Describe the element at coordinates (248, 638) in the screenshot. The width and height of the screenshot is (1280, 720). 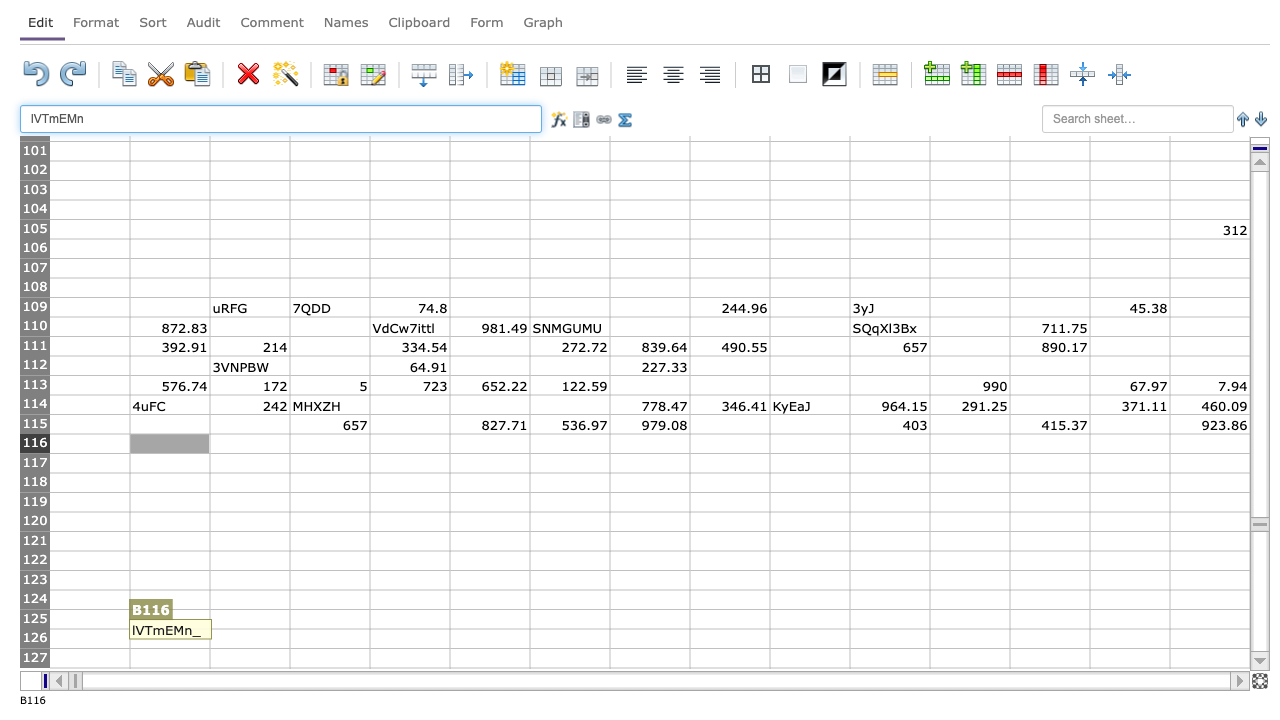
I see `cell at column C row 126` at that location.